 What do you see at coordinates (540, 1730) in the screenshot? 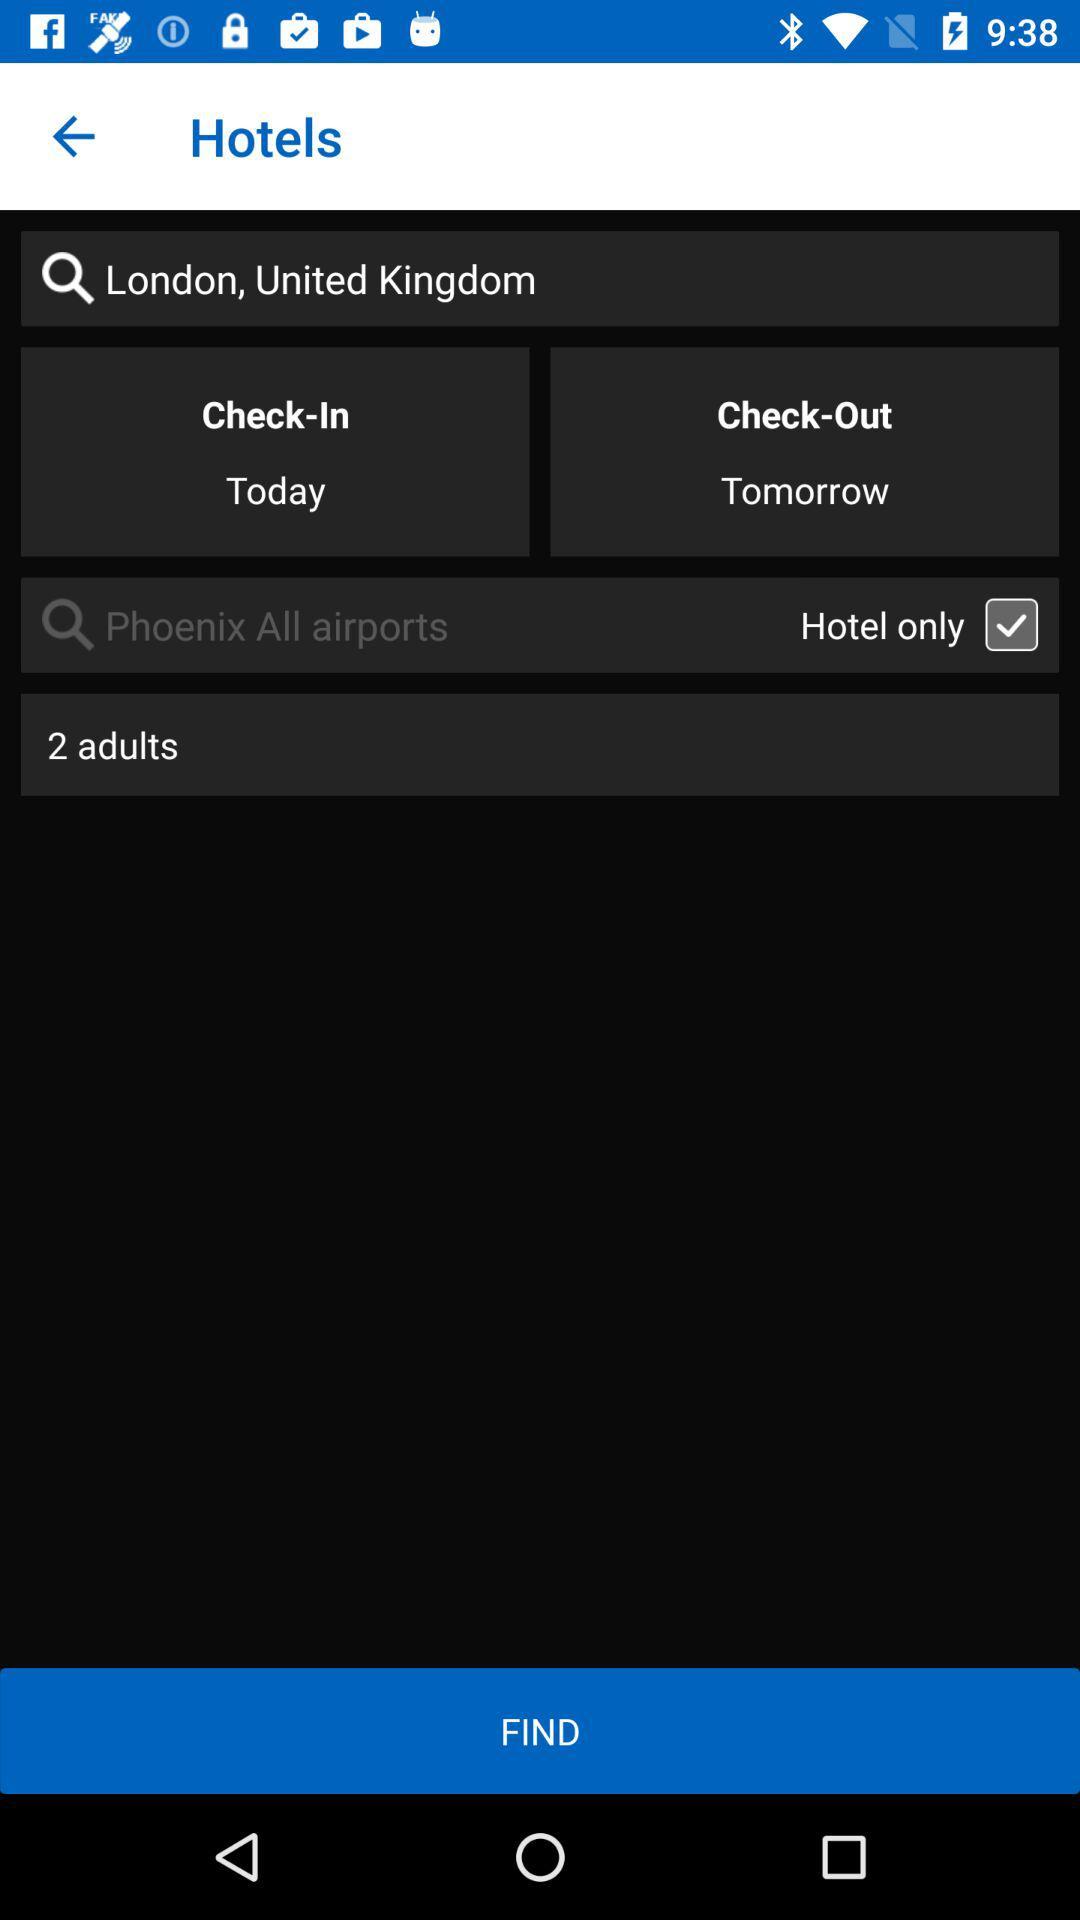
I see `find item` at bounding box center [540, 1730].